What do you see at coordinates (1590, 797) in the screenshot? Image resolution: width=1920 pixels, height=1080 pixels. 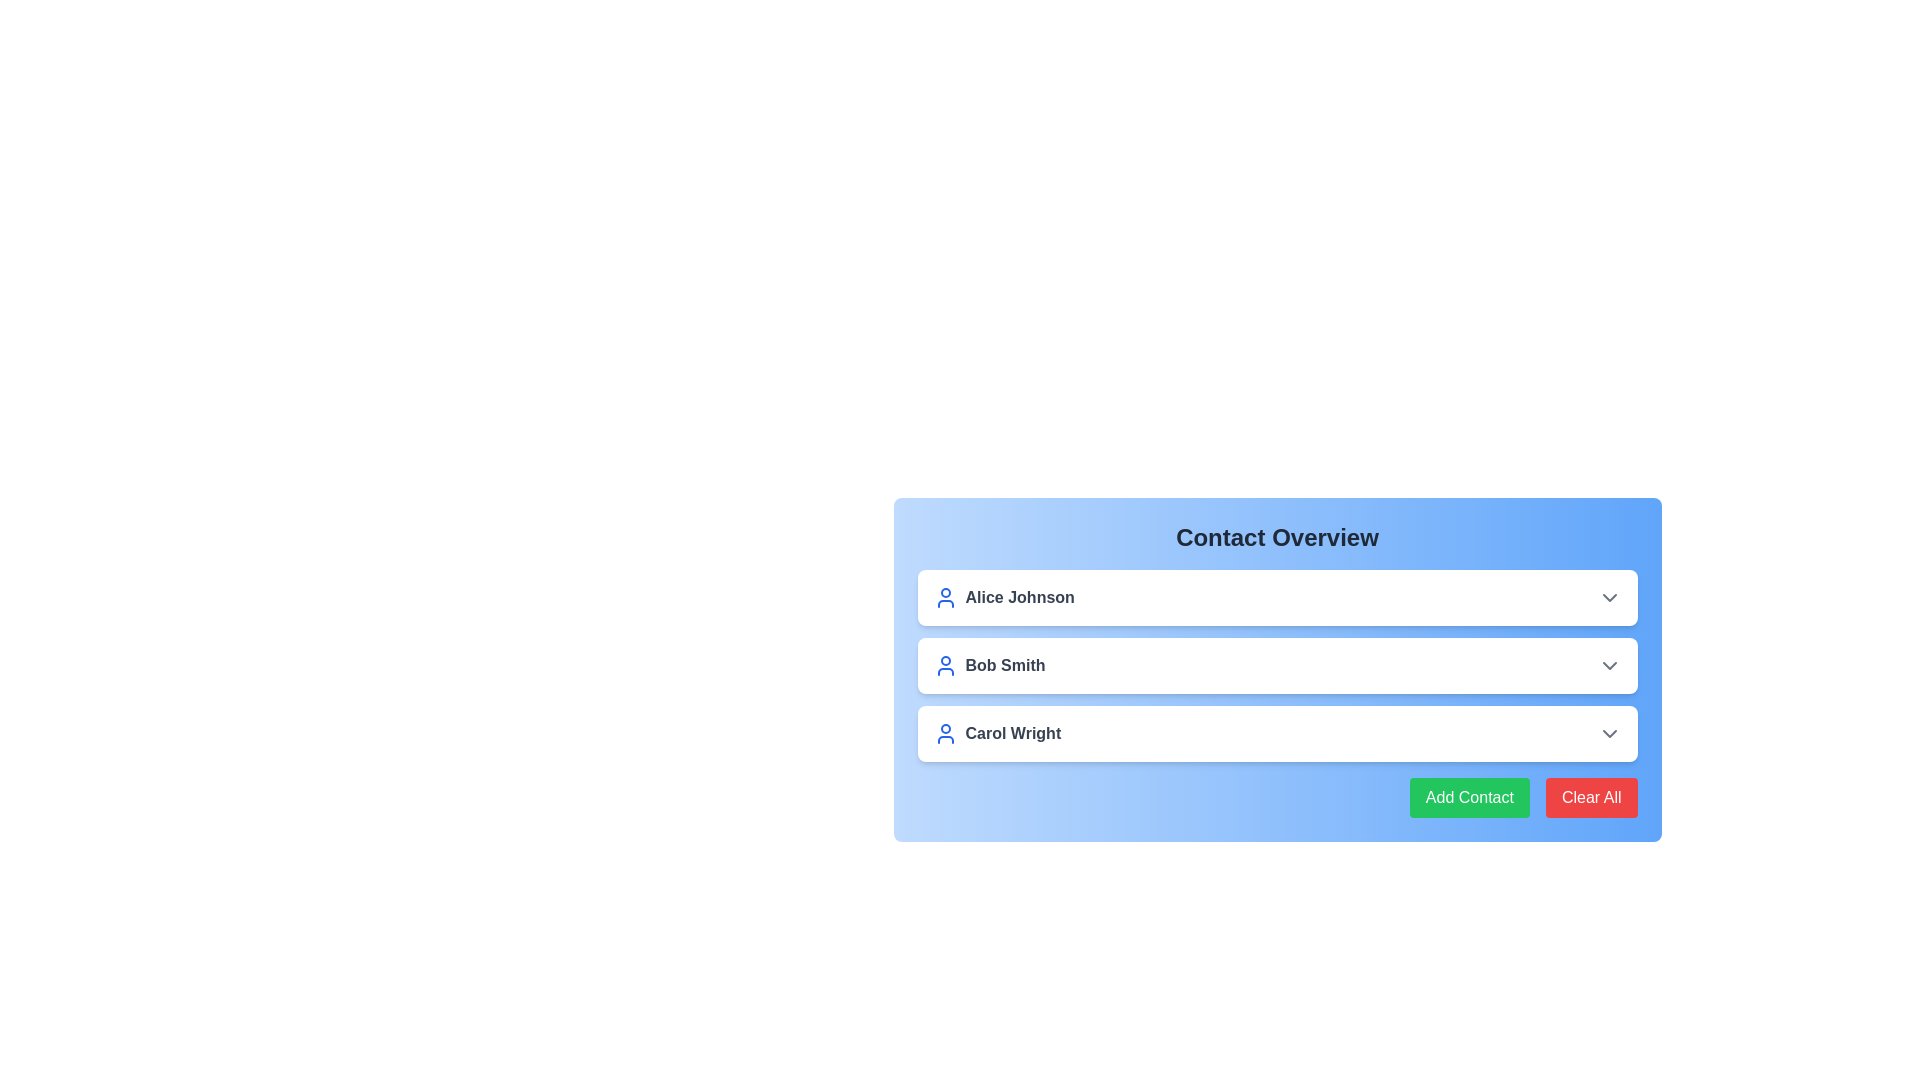 I see `the 'Clear All' button to remove all contacts` at bounding box center [1590, 797].